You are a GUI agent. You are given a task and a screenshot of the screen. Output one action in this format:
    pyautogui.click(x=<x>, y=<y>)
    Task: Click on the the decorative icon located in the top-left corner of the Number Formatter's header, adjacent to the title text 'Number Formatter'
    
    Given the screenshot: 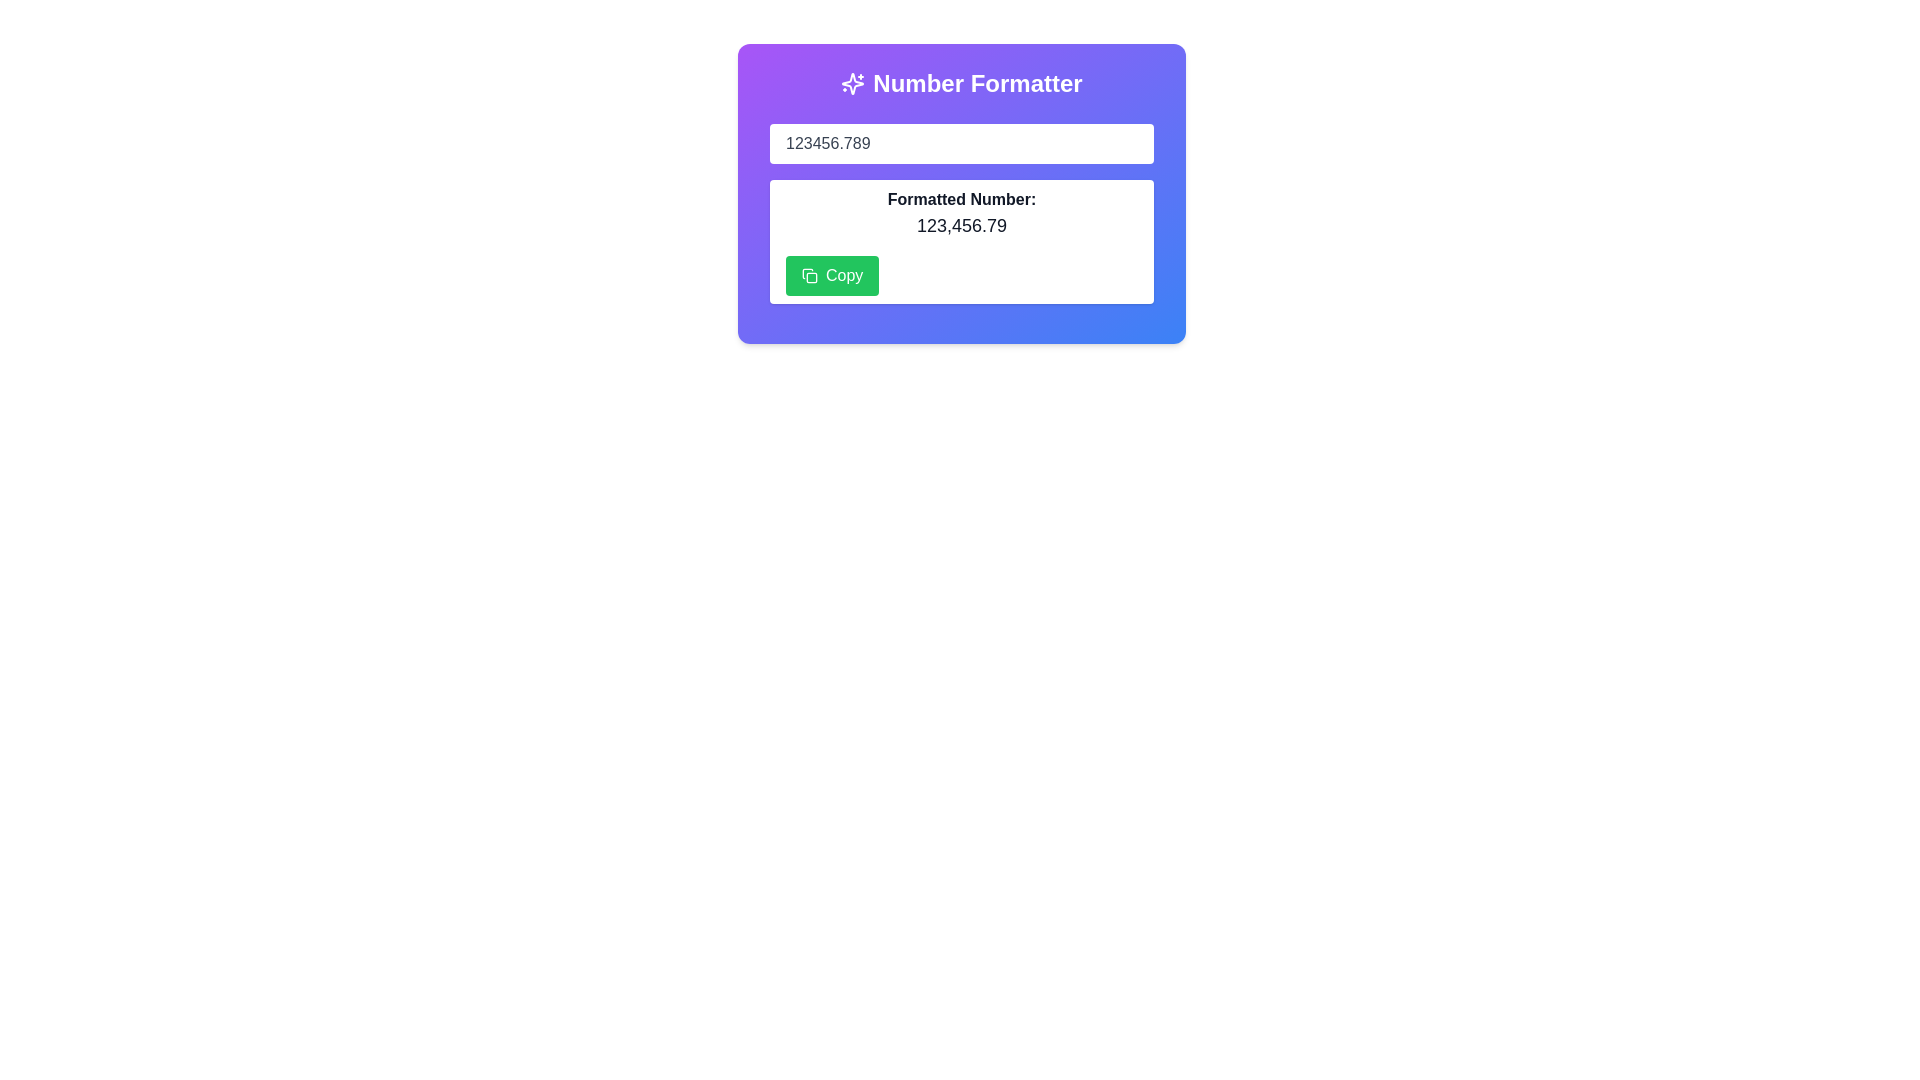 What is the action you would take?
    pyautogui.click(x=853, y=83)
    